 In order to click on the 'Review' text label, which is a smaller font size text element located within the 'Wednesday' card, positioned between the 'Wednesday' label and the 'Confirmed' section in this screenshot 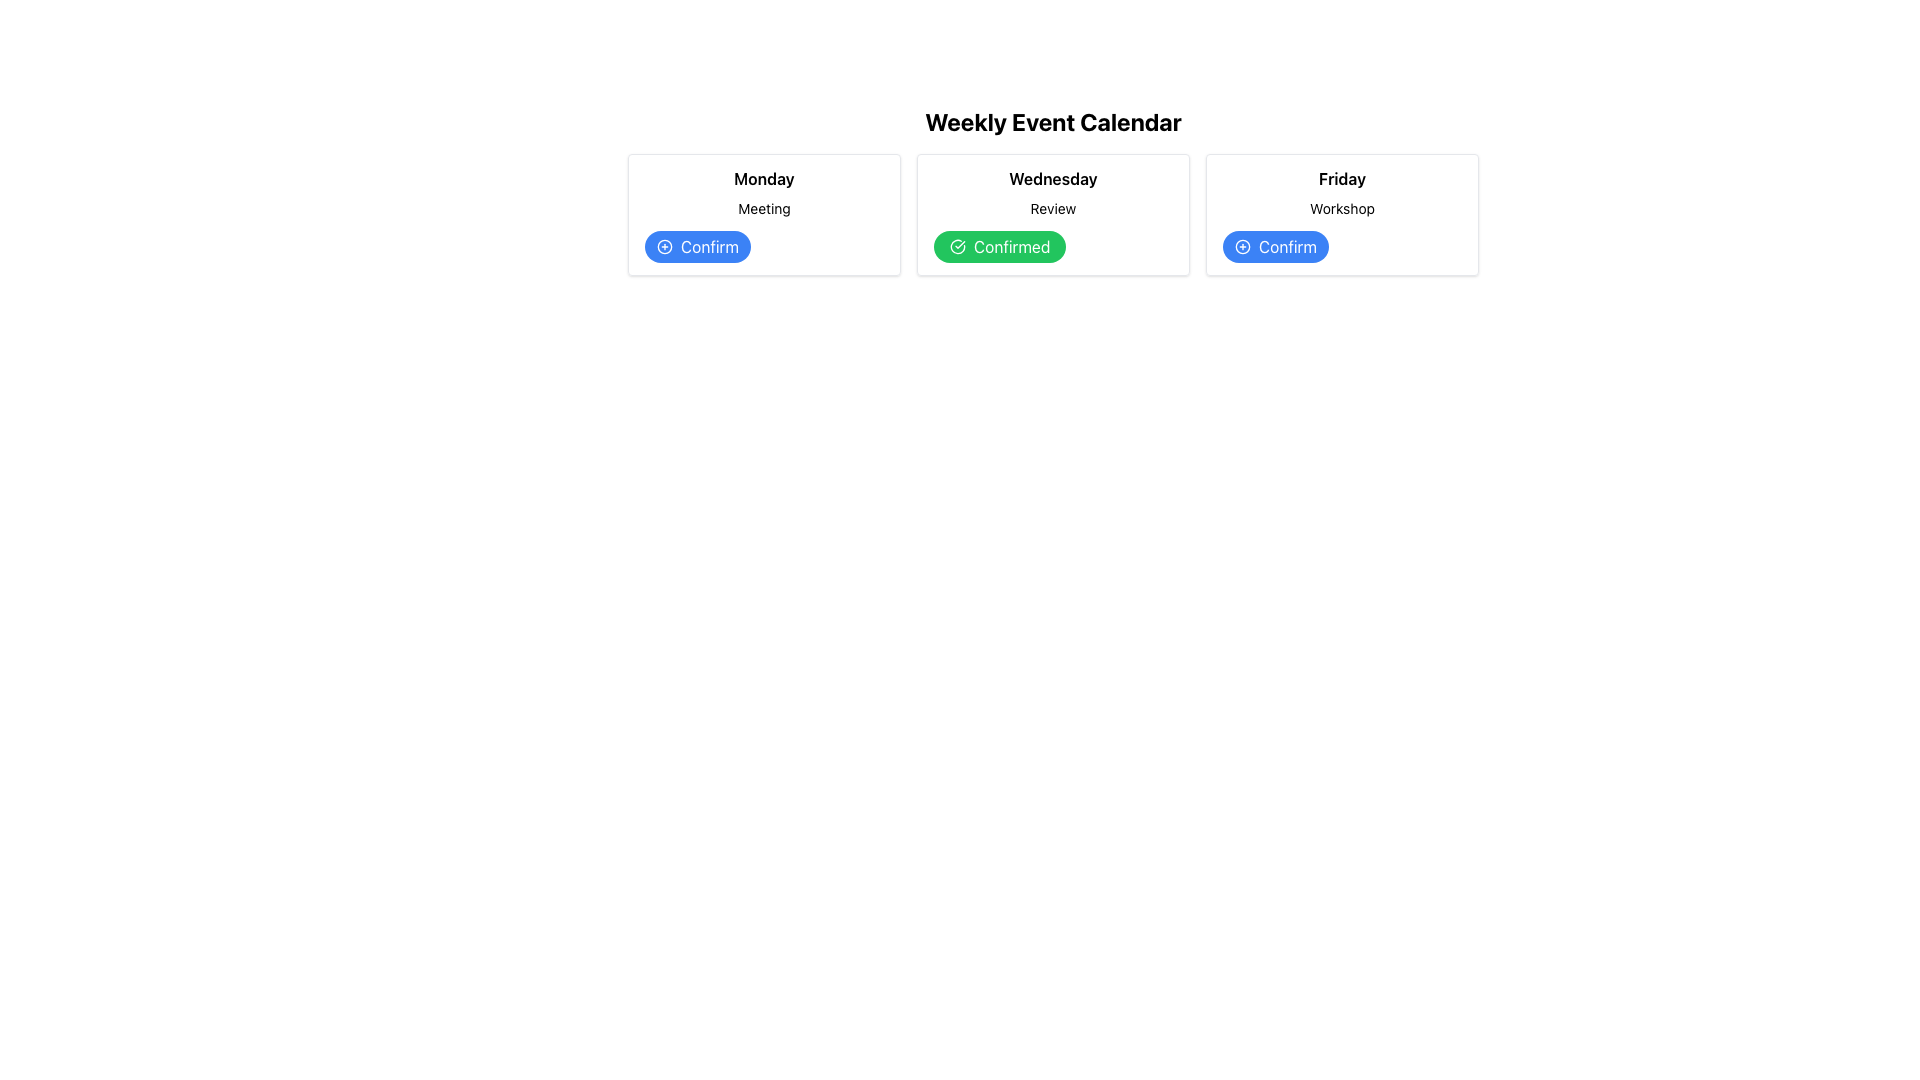, I will do `click(1052, 208)`.